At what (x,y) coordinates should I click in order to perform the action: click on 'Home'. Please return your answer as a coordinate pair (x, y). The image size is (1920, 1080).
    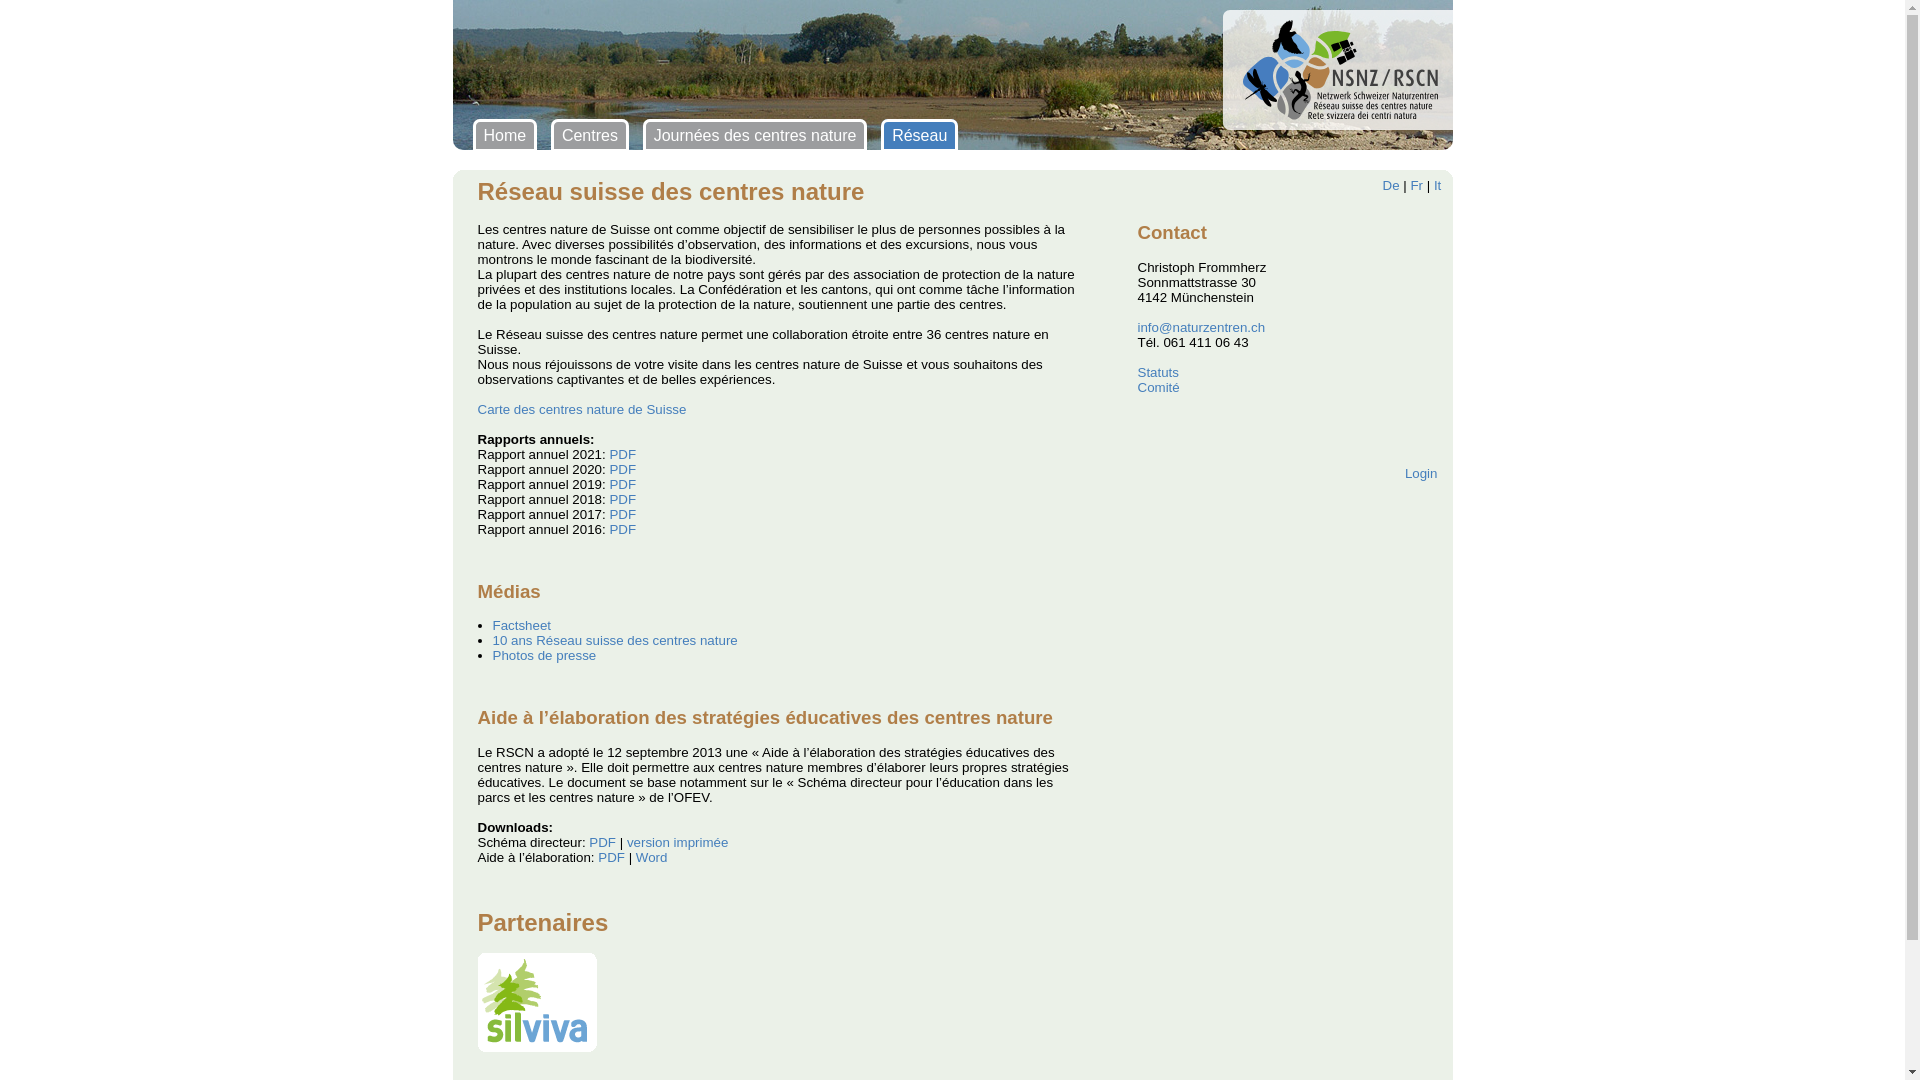
    Looking at the image, I should click on (504, 135).